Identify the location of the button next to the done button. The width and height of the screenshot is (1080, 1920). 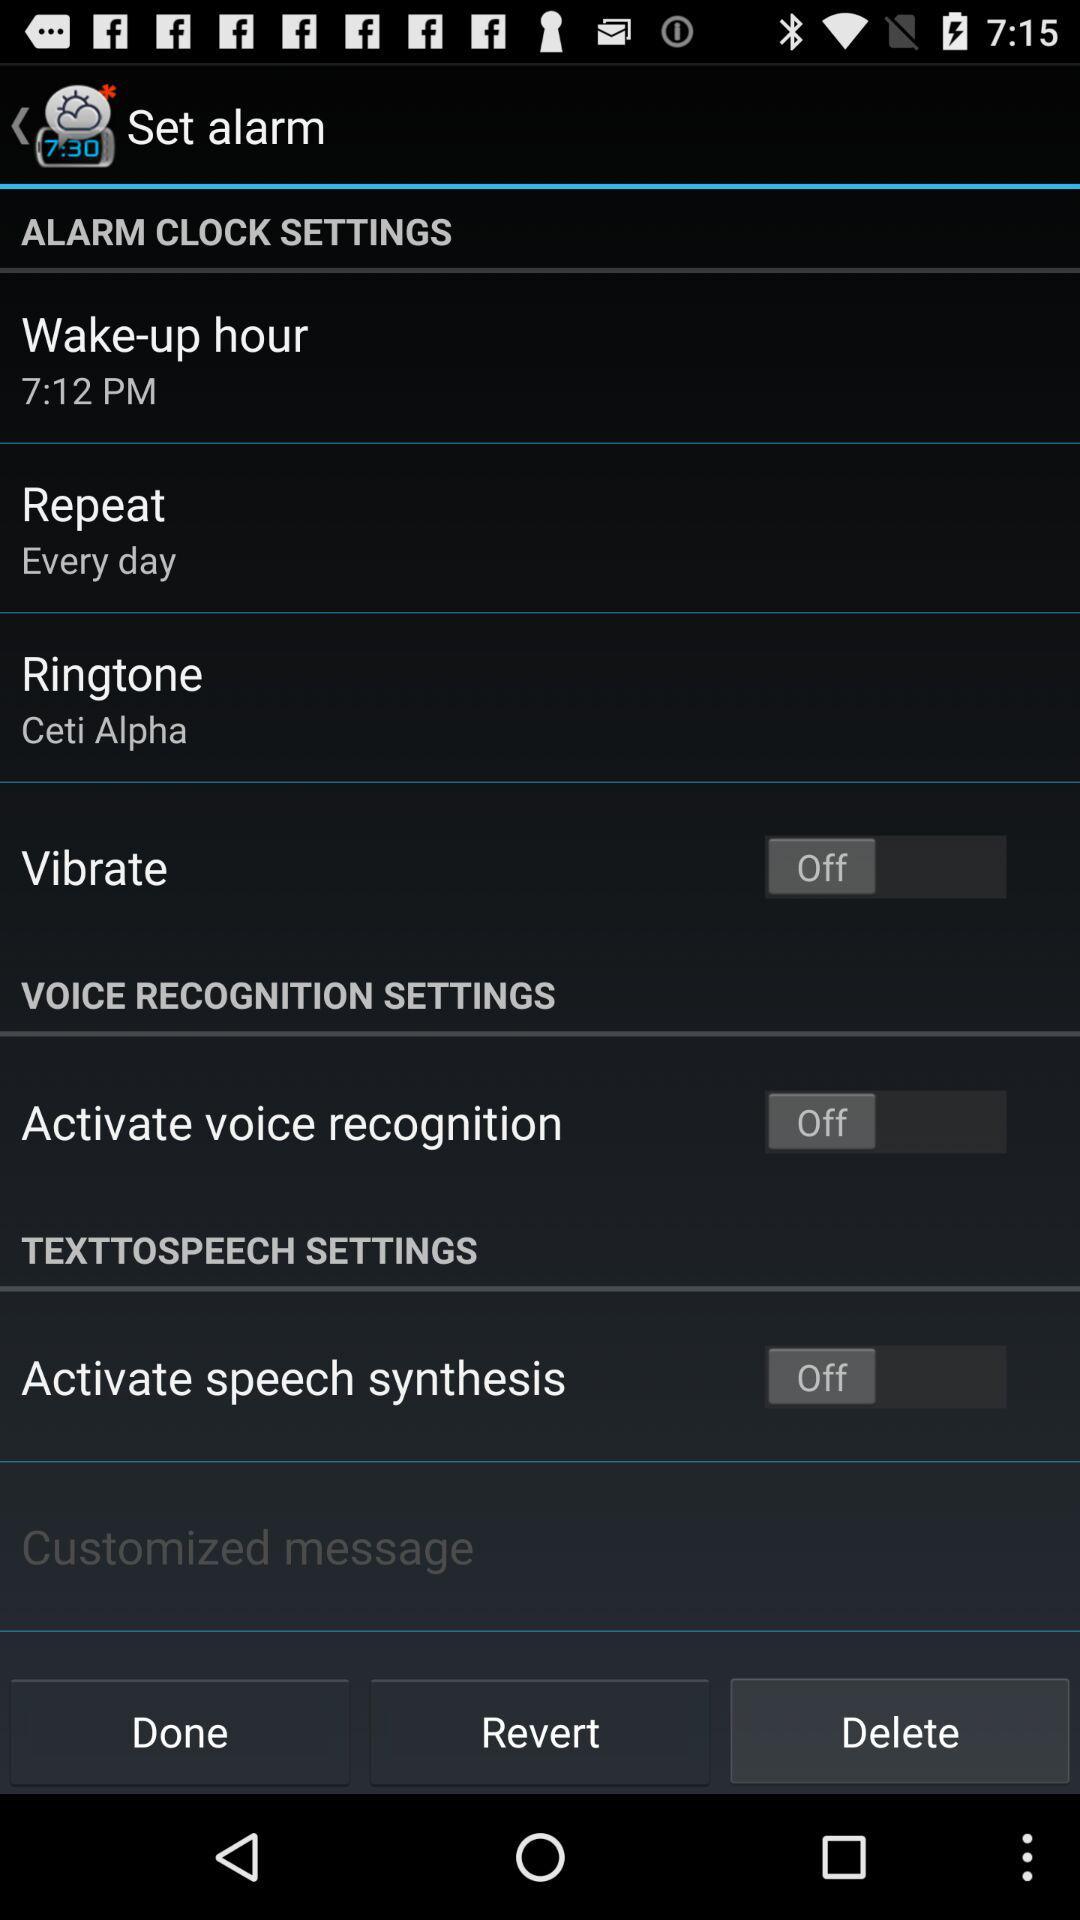
(540, 1730).